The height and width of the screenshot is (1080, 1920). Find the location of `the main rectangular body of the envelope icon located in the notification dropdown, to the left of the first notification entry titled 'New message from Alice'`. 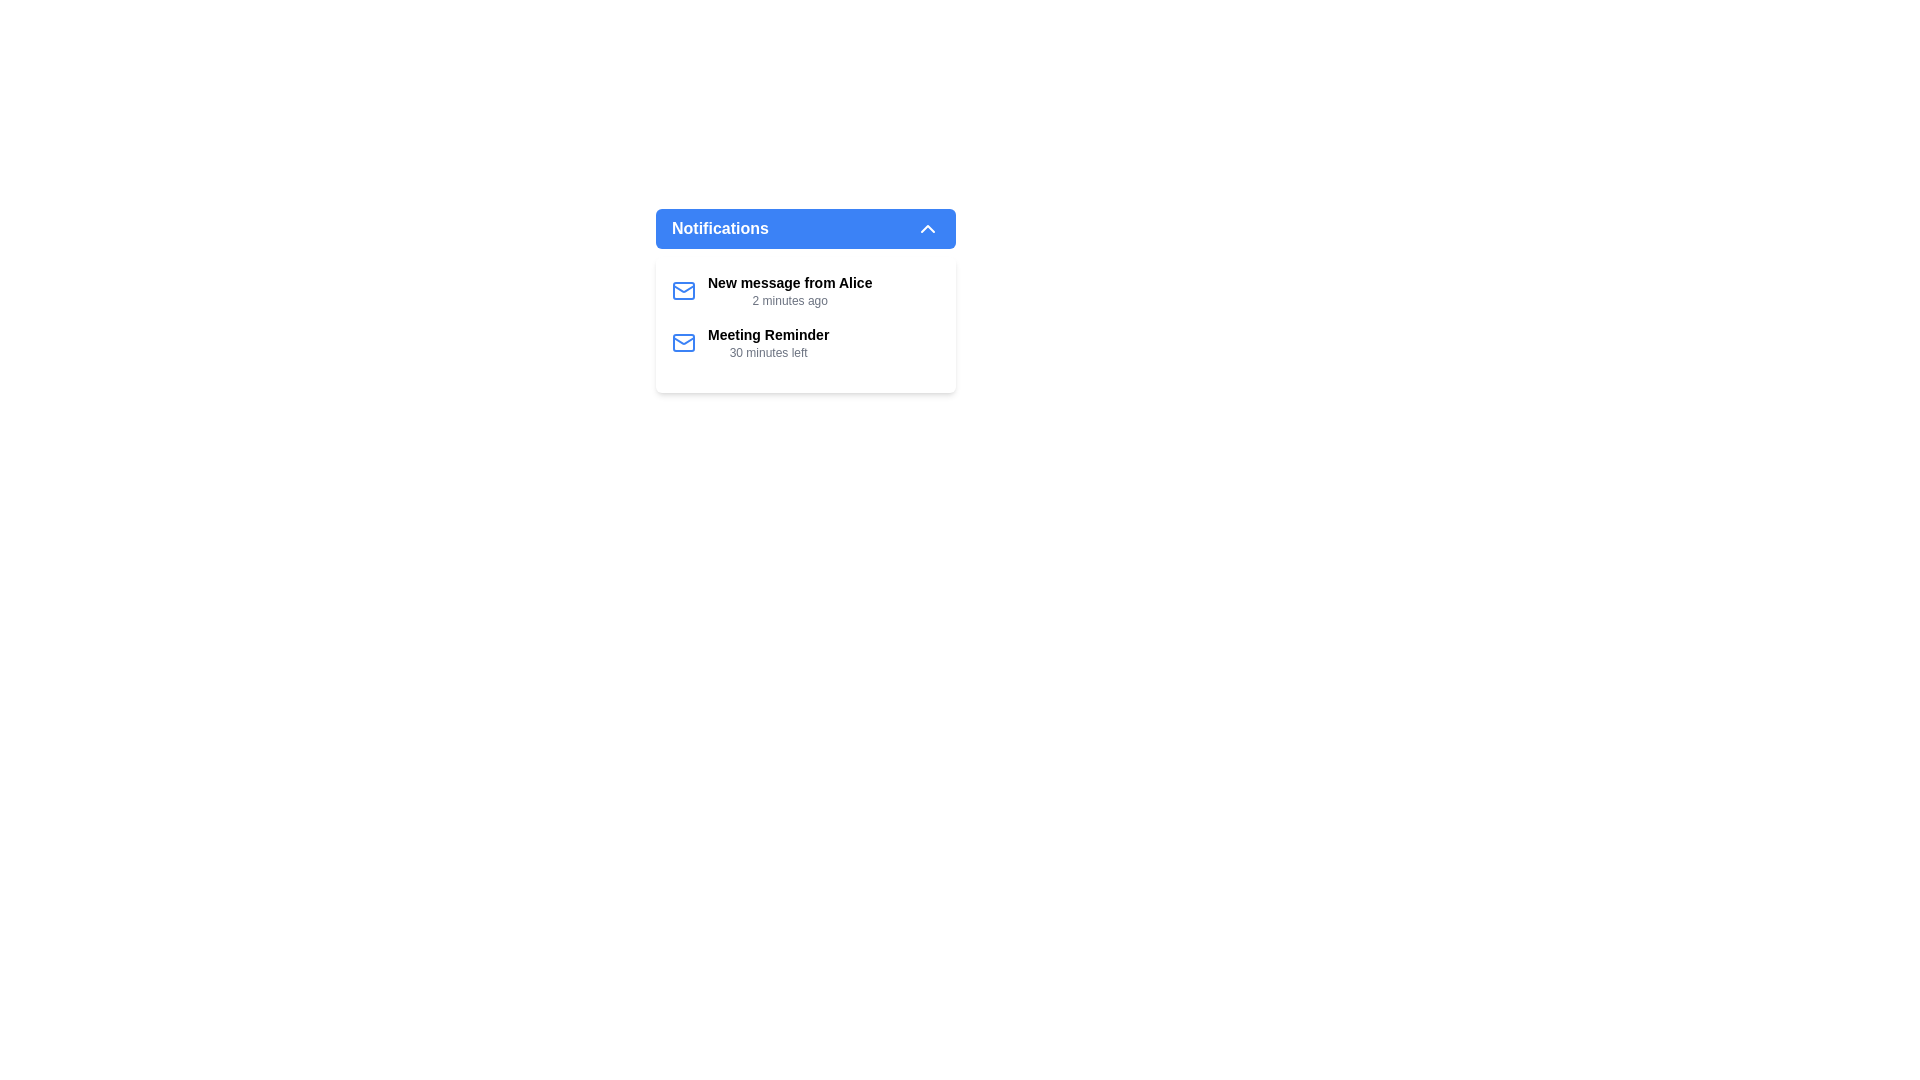

the main rectangular body of the envelope icon located in the notification dropdown, to the left of the first notification entry titled 'New message from Alice' is located at coordinates (684, 290).